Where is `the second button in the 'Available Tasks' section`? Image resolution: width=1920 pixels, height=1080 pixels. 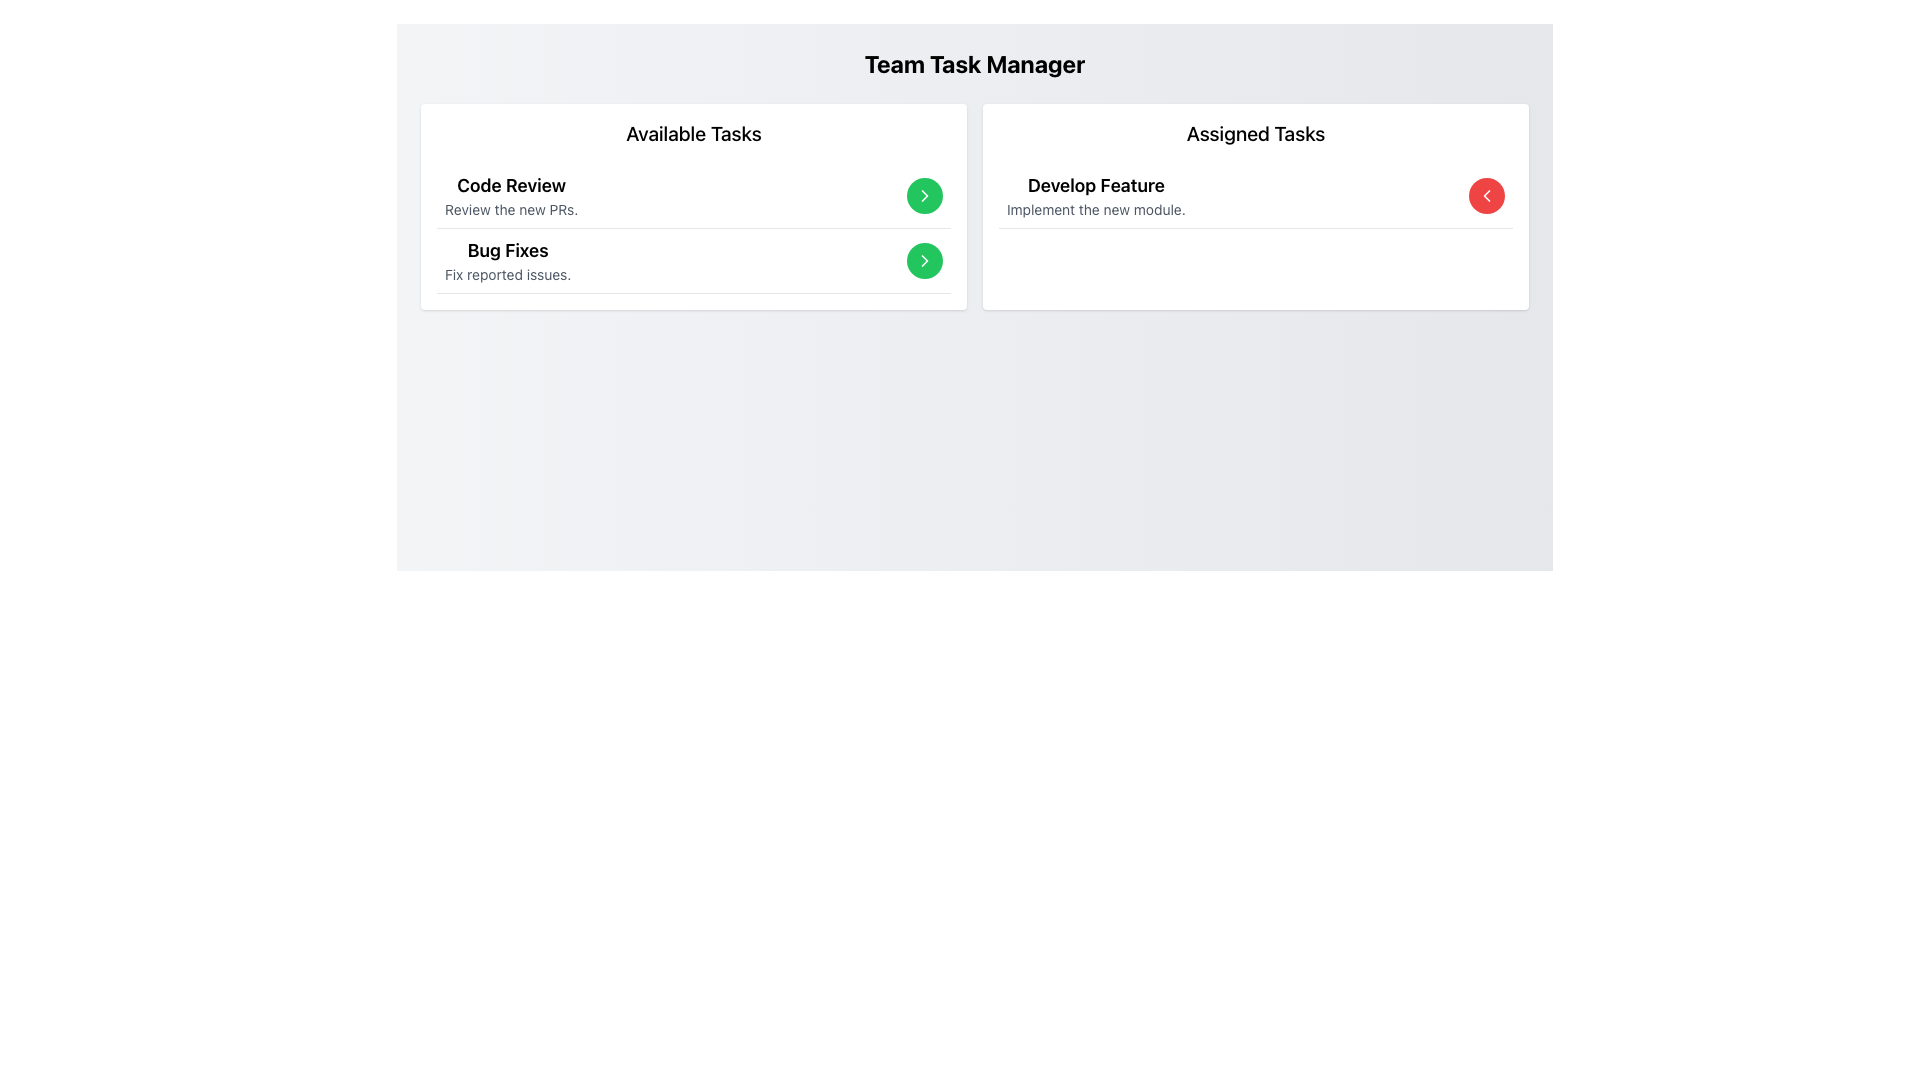 the second button in the 'Available Tasks' section is located at coordinates (924, 260).